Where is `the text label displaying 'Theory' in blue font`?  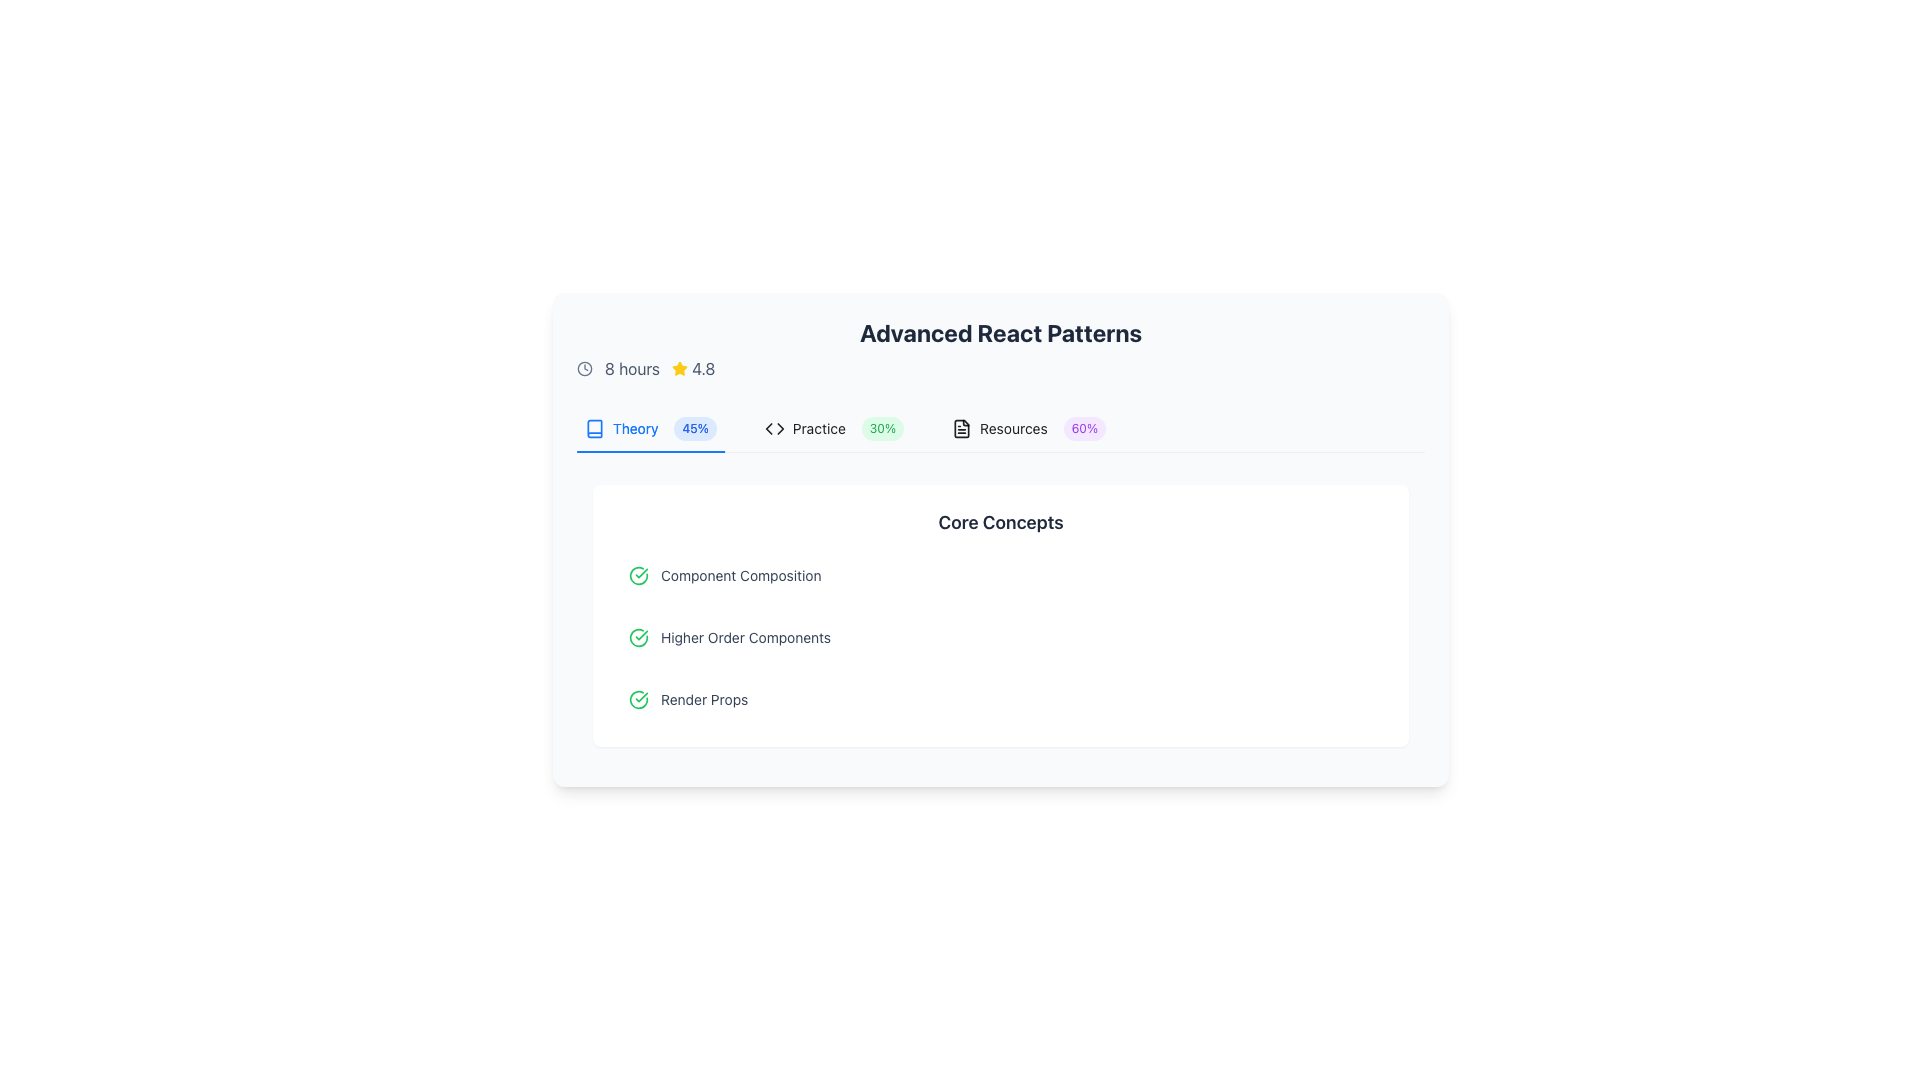 the text label displaying 'Theory' in blue font is located at coordinates (634, 427).